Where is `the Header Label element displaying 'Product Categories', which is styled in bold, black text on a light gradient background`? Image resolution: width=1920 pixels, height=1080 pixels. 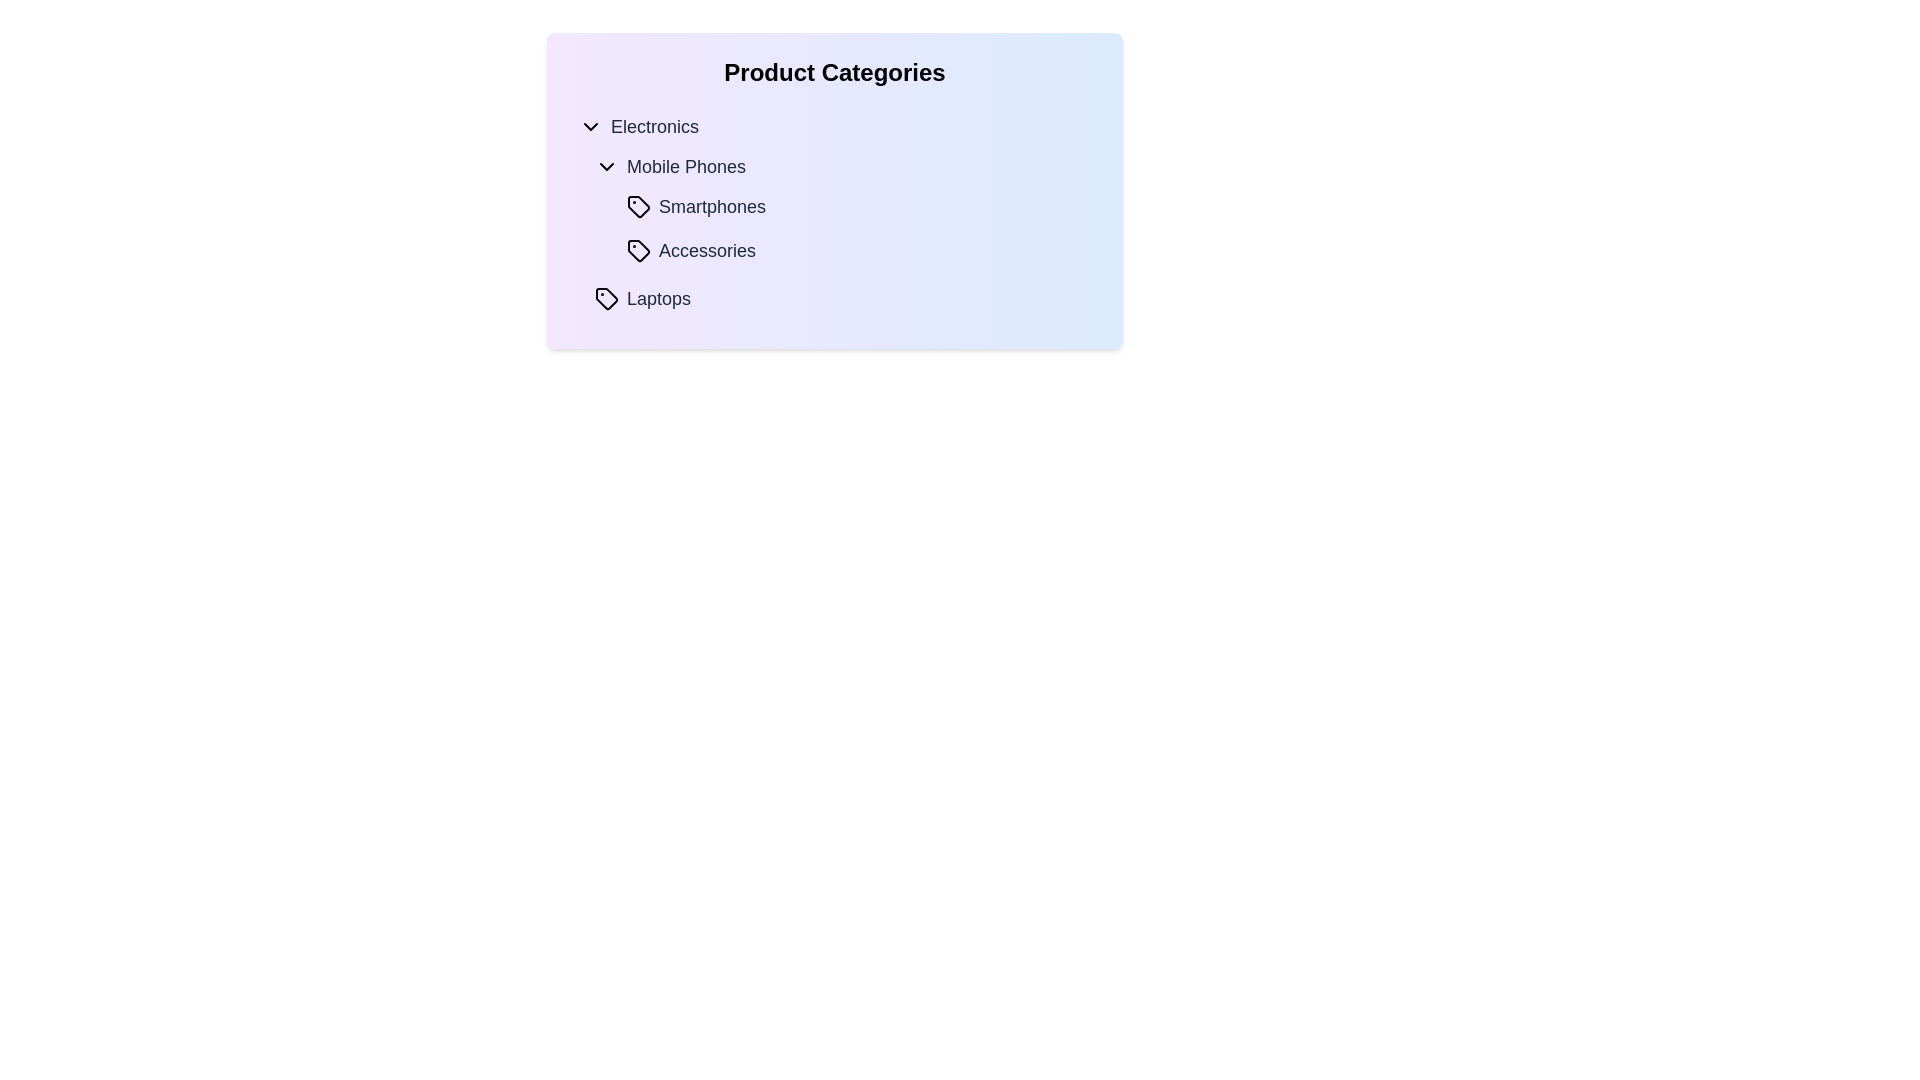
the Header Label element displaying 'Product Categories', which is styled in bold, black text on a light gradient background is located at coordinates (835, 72).